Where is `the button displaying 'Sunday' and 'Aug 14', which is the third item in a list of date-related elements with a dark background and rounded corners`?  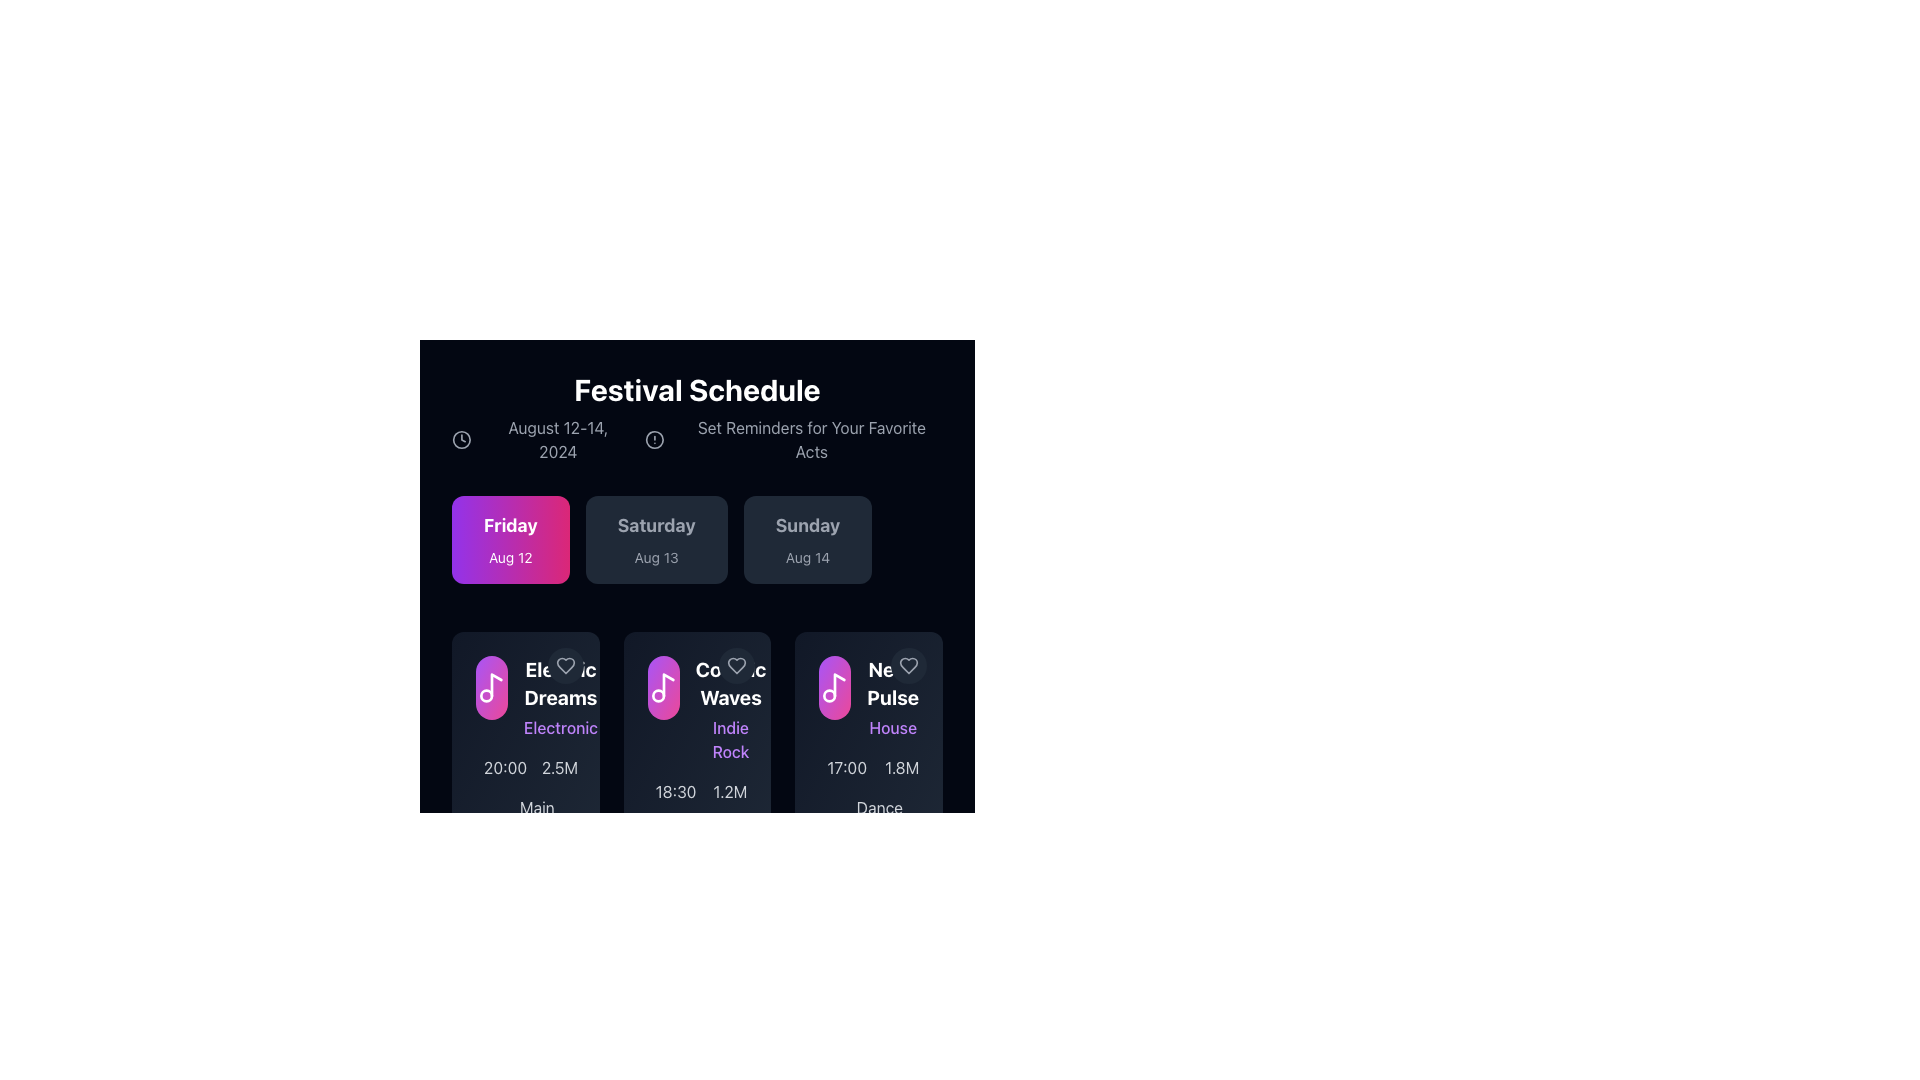
the button displaying 'Sunday' and 'Aug 14', which is the third item in a list of date-related elements with a dark background and rounded corners is located at coordinates (807, 540).